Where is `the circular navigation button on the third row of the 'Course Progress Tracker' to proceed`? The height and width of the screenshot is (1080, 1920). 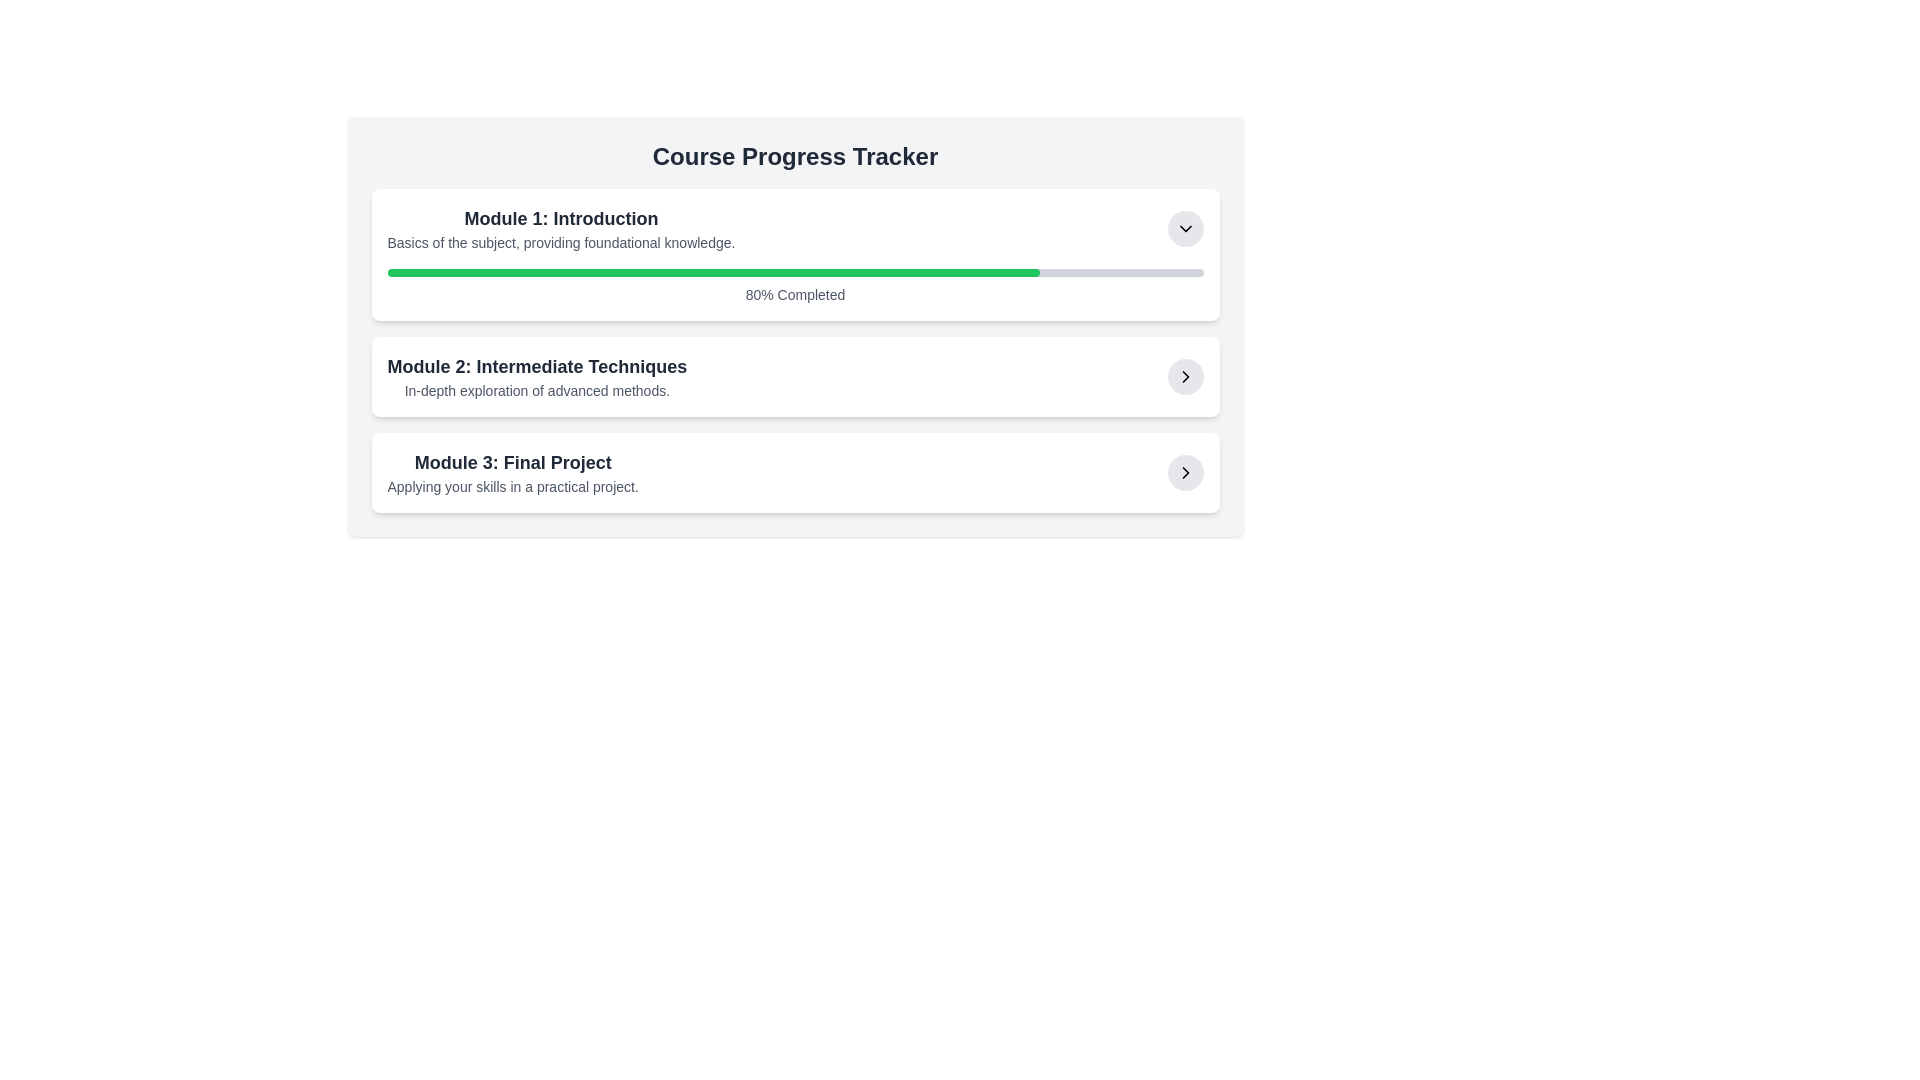 the circular navigation button on the third row of the 'Course Progress Tracker' to proceed is located at coordinates (794, 473).